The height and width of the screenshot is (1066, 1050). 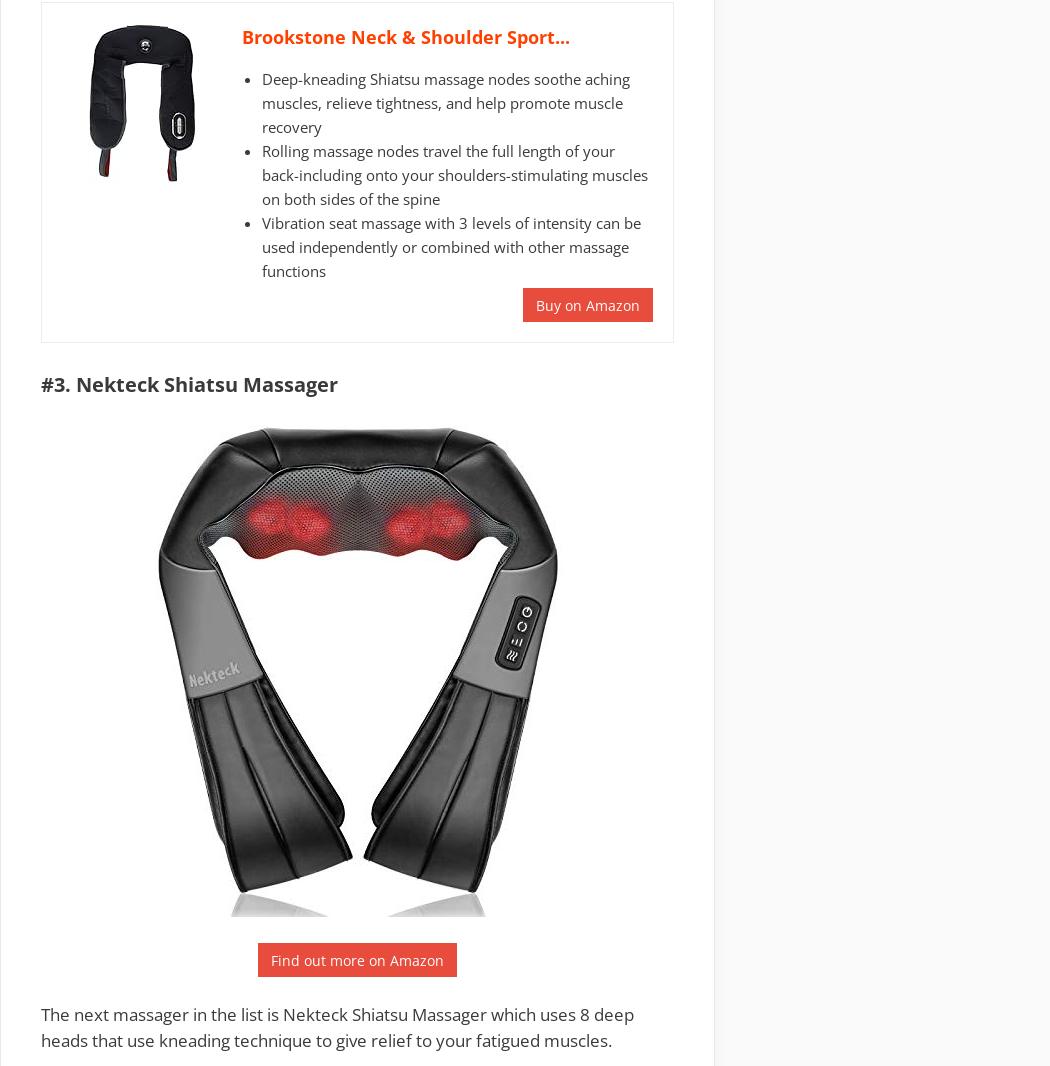 I want to click on 'which uses 8 deep heads that use kneading technique to give relief to your fatigued muscles.', so click(x=39, y=1026).